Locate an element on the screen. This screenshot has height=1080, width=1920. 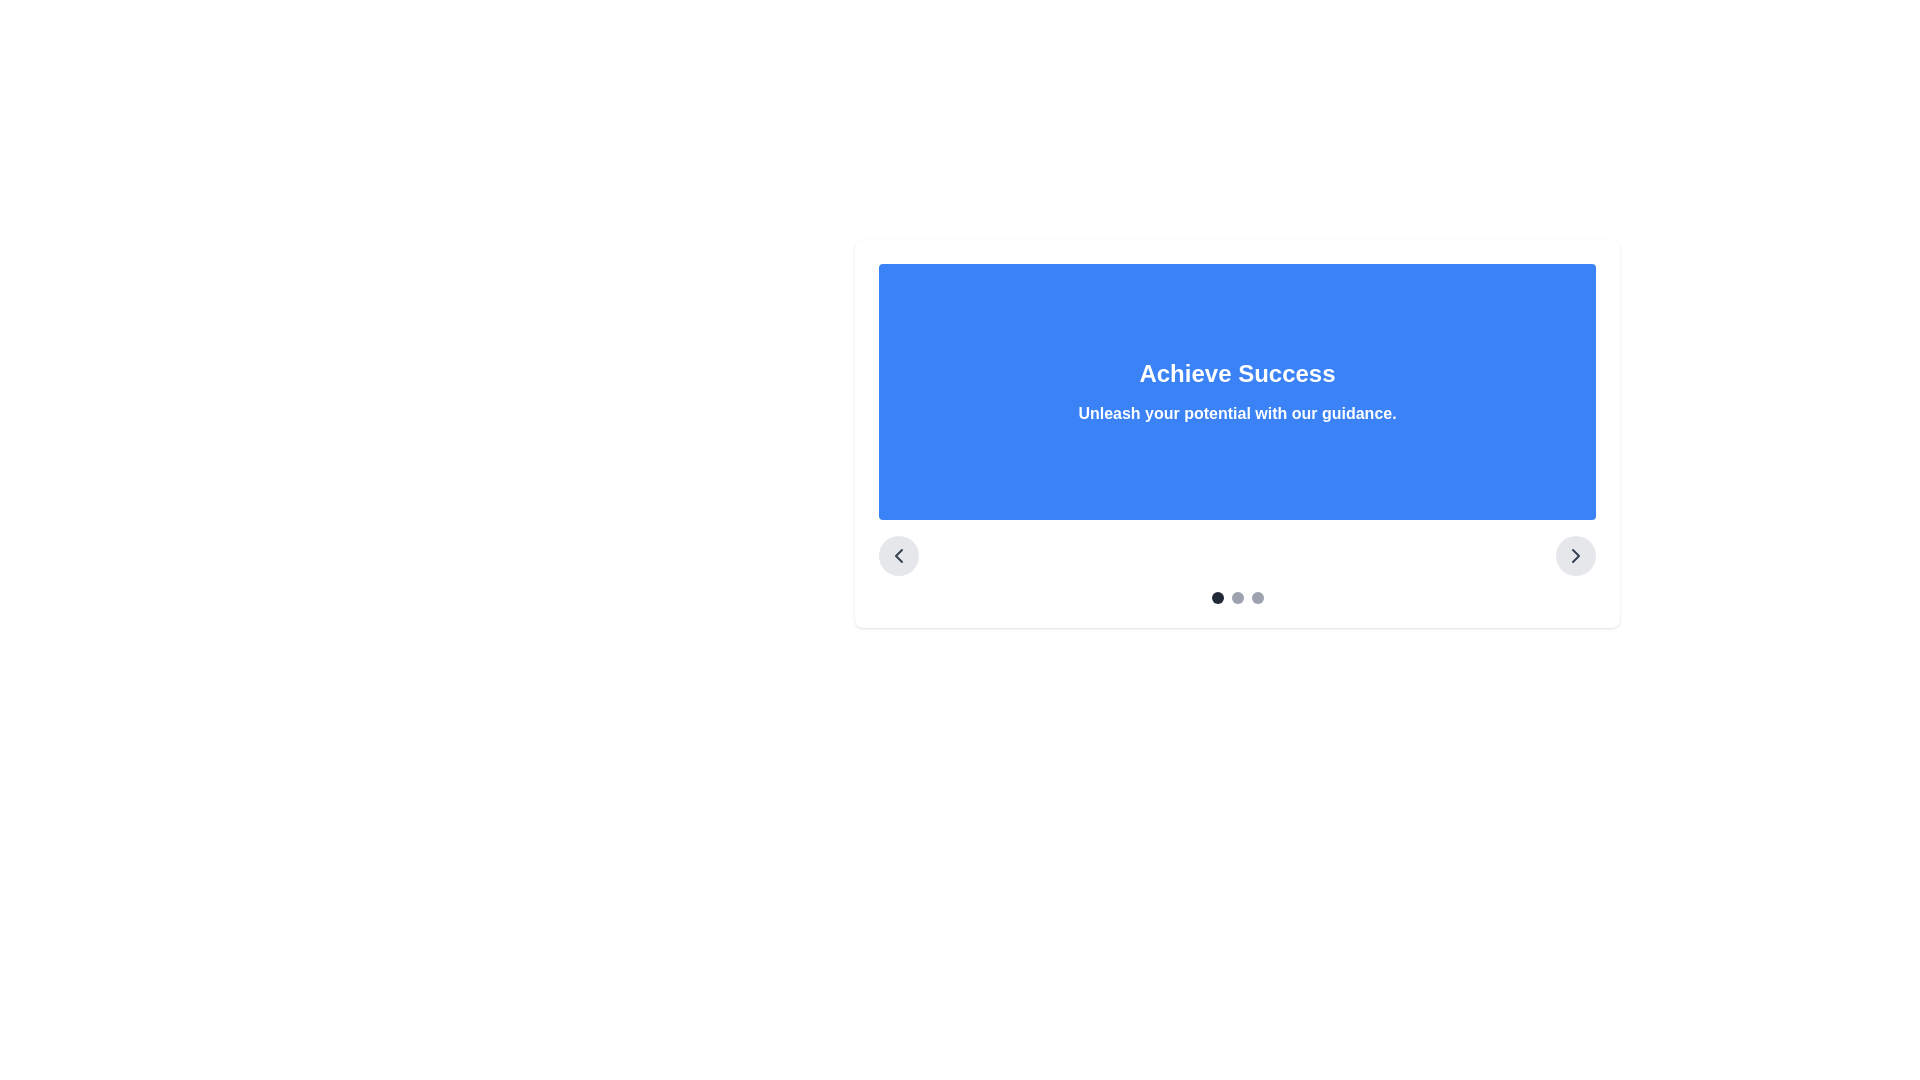
the third Carousel navigation dot, which is the last element in a row of three indicators is located at coordinates (1256, 596).